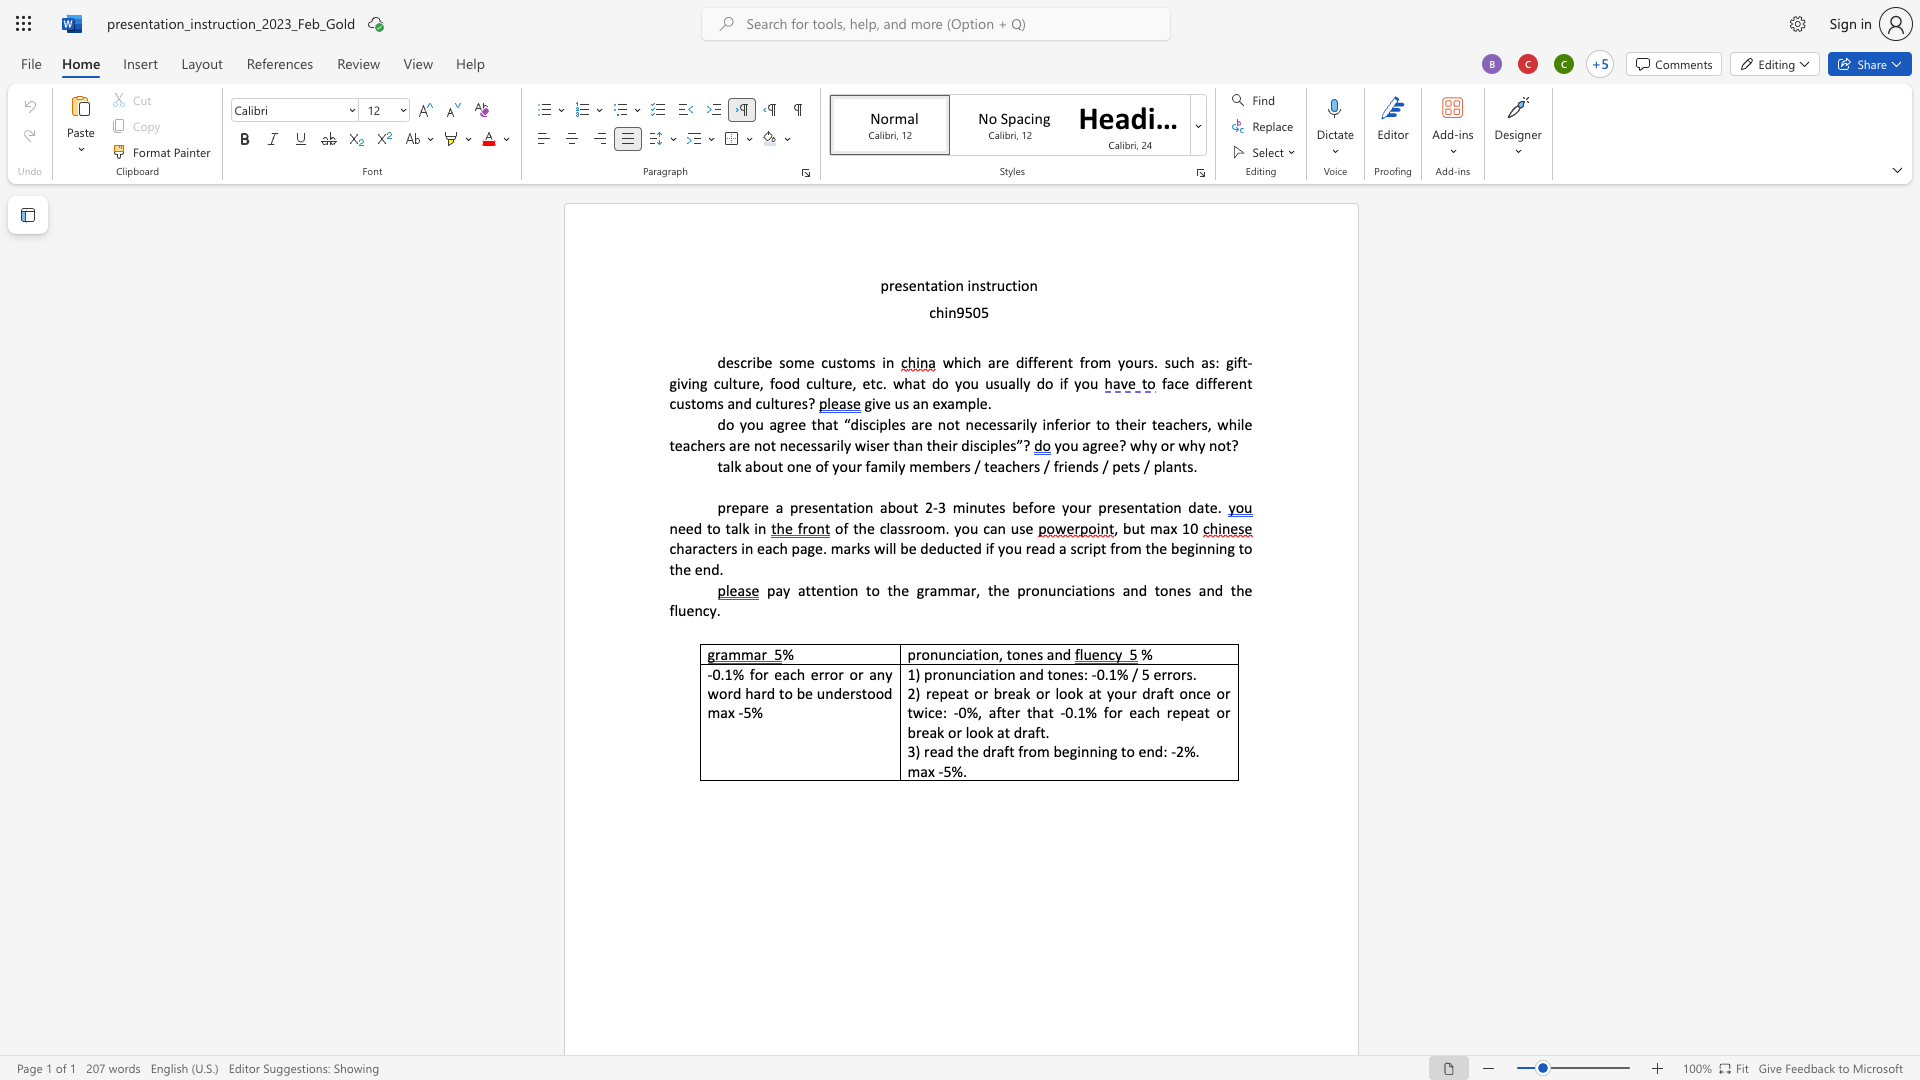 Image resolution: width=1920 pixels, height=1080 pixels. Describe the element at coordinates (713, 527) in the screenshot. I see `the space between the continuous character "t" and "o" in the text` at that location.